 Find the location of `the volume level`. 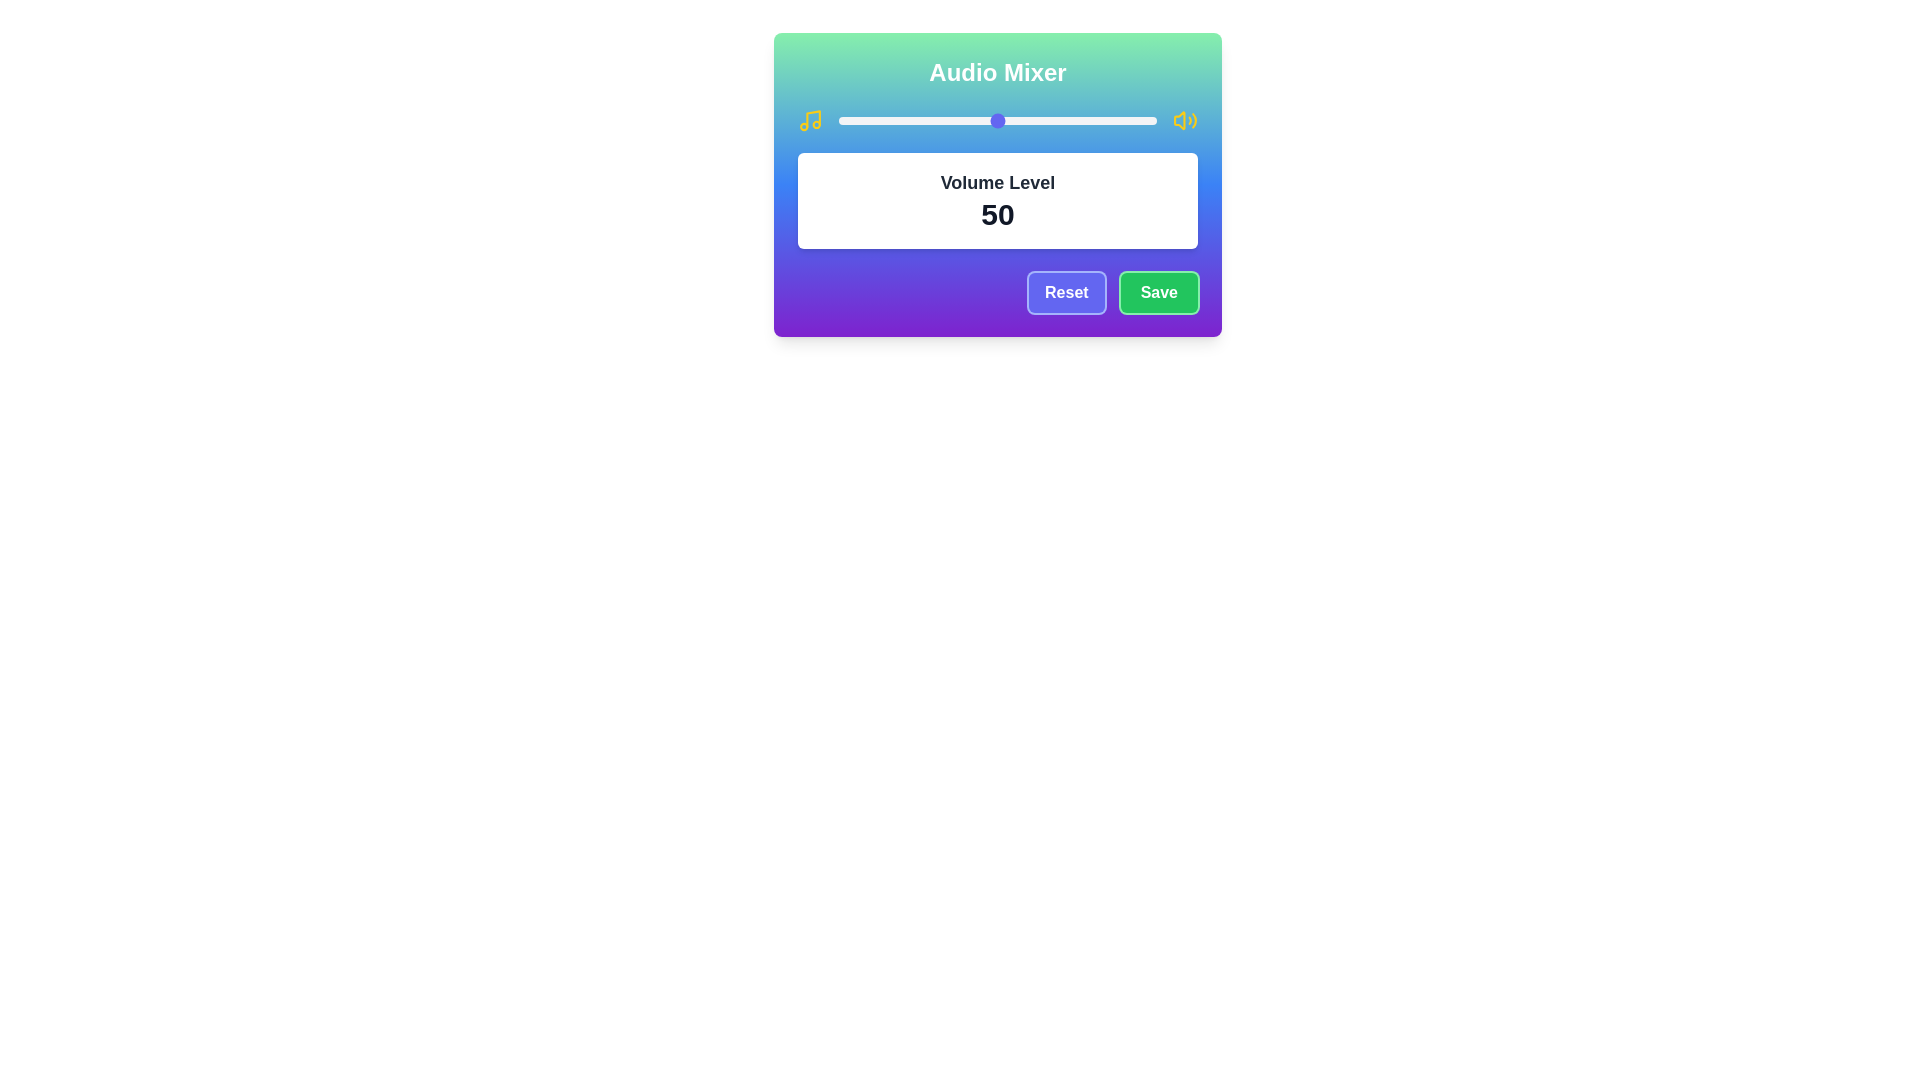

the volume level is located at coordinates (972, 120).